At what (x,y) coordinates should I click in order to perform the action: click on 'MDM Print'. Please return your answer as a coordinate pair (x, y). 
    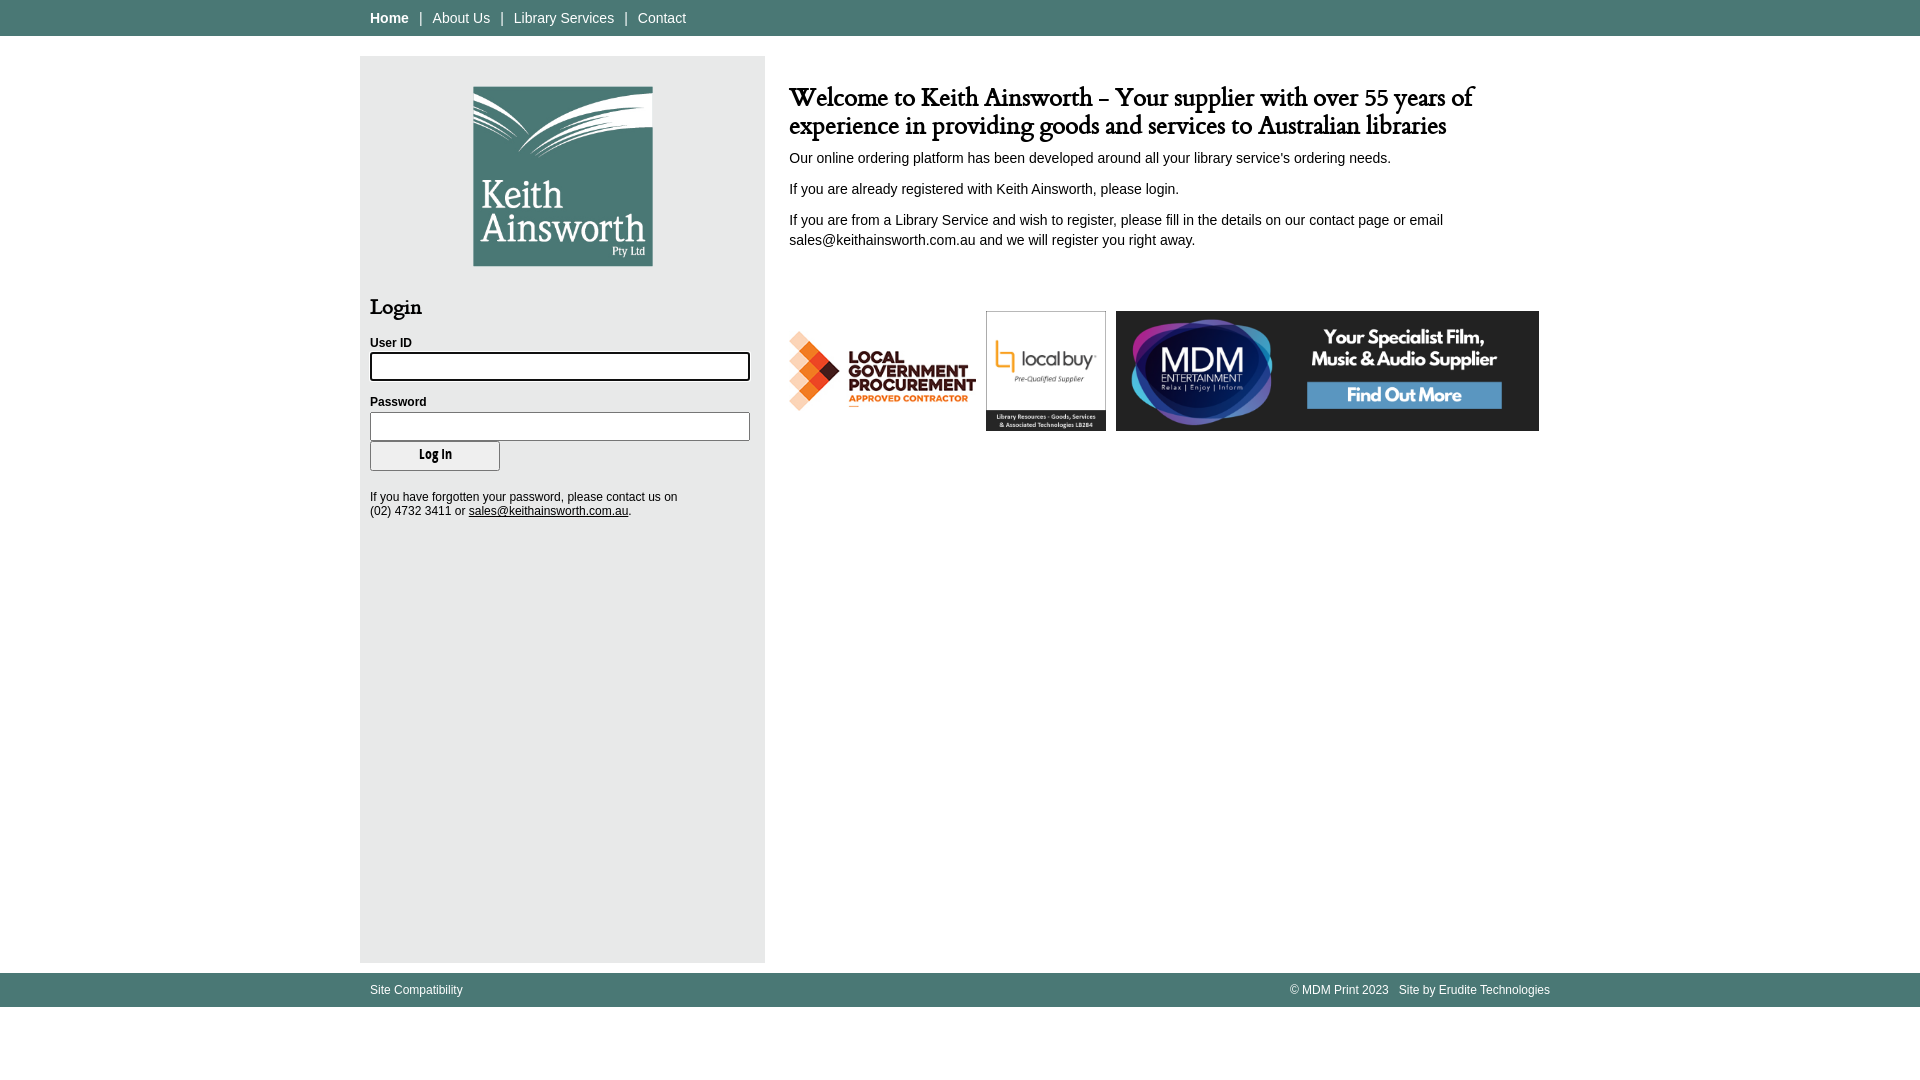
    Looking at the image, I should click on (1330, 990).